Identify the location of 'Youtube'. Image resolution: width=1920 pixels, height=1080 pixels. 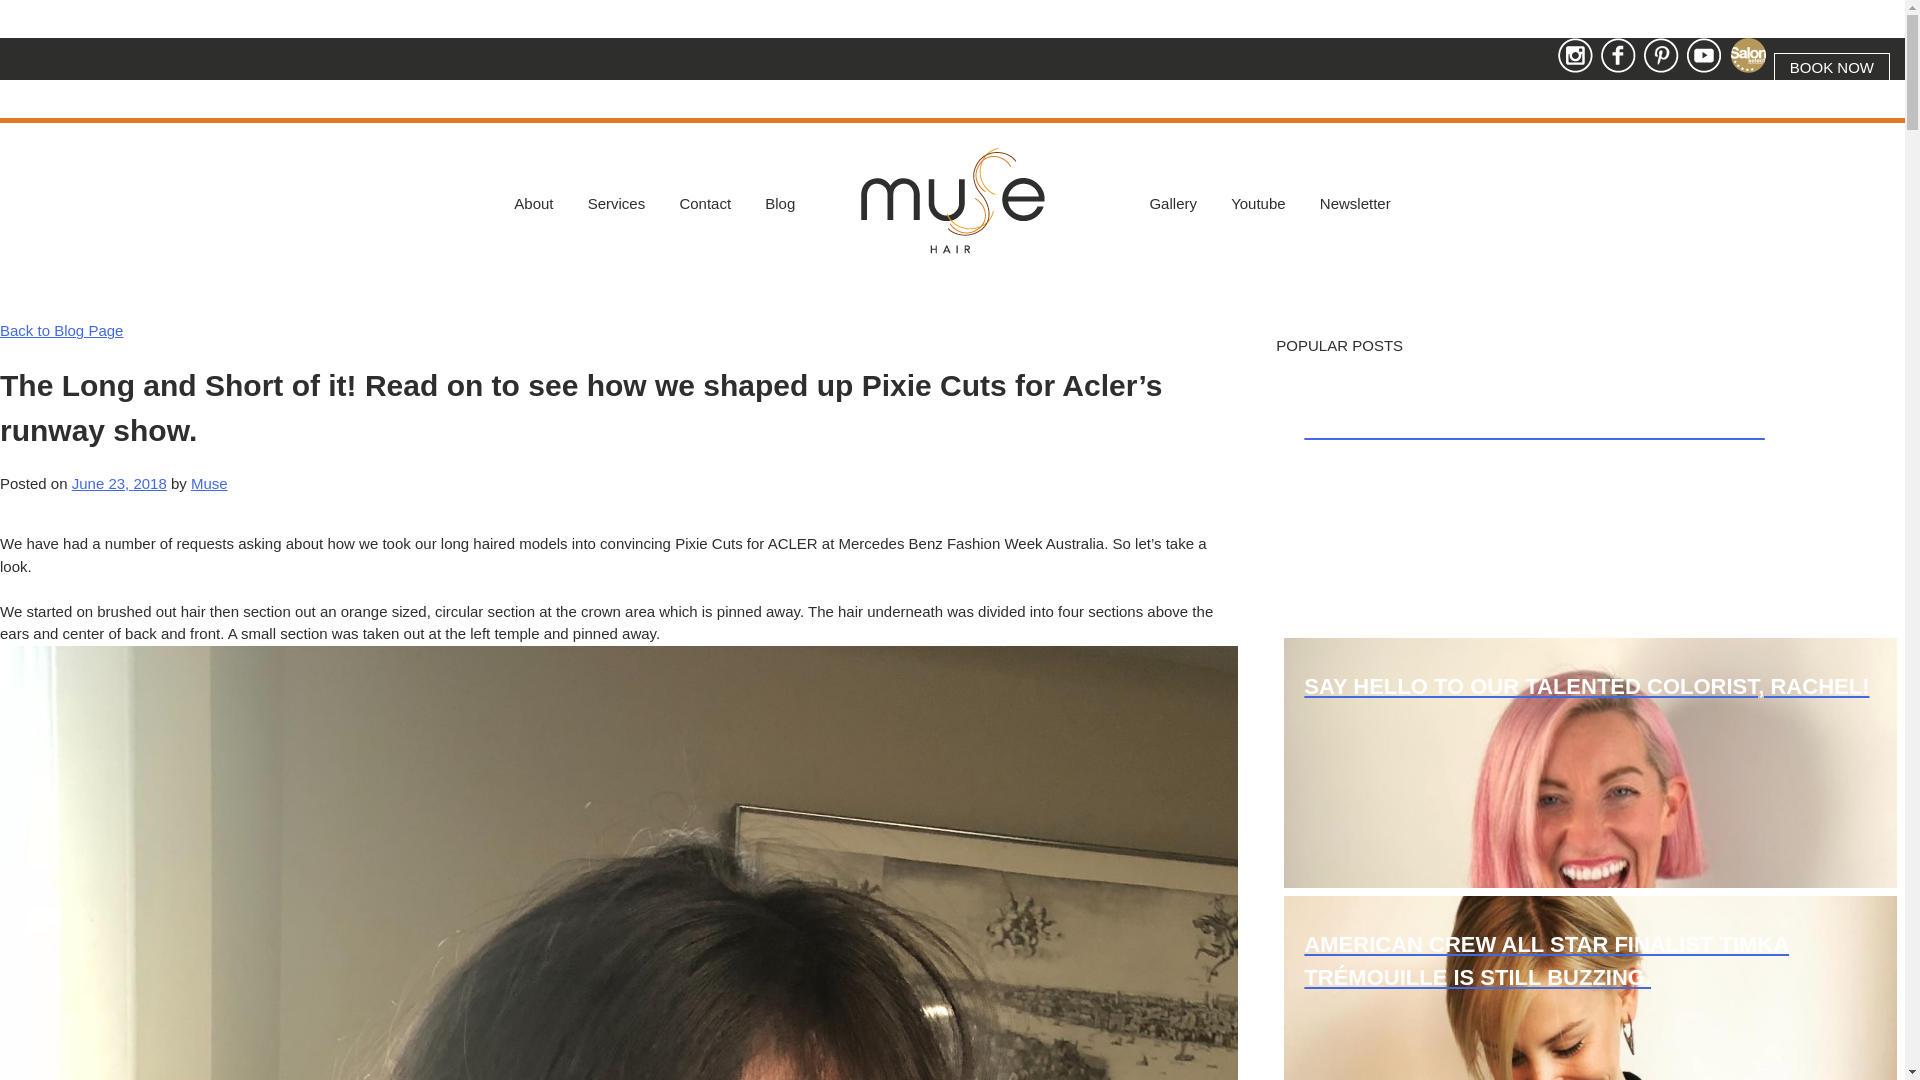
(1257, 204).